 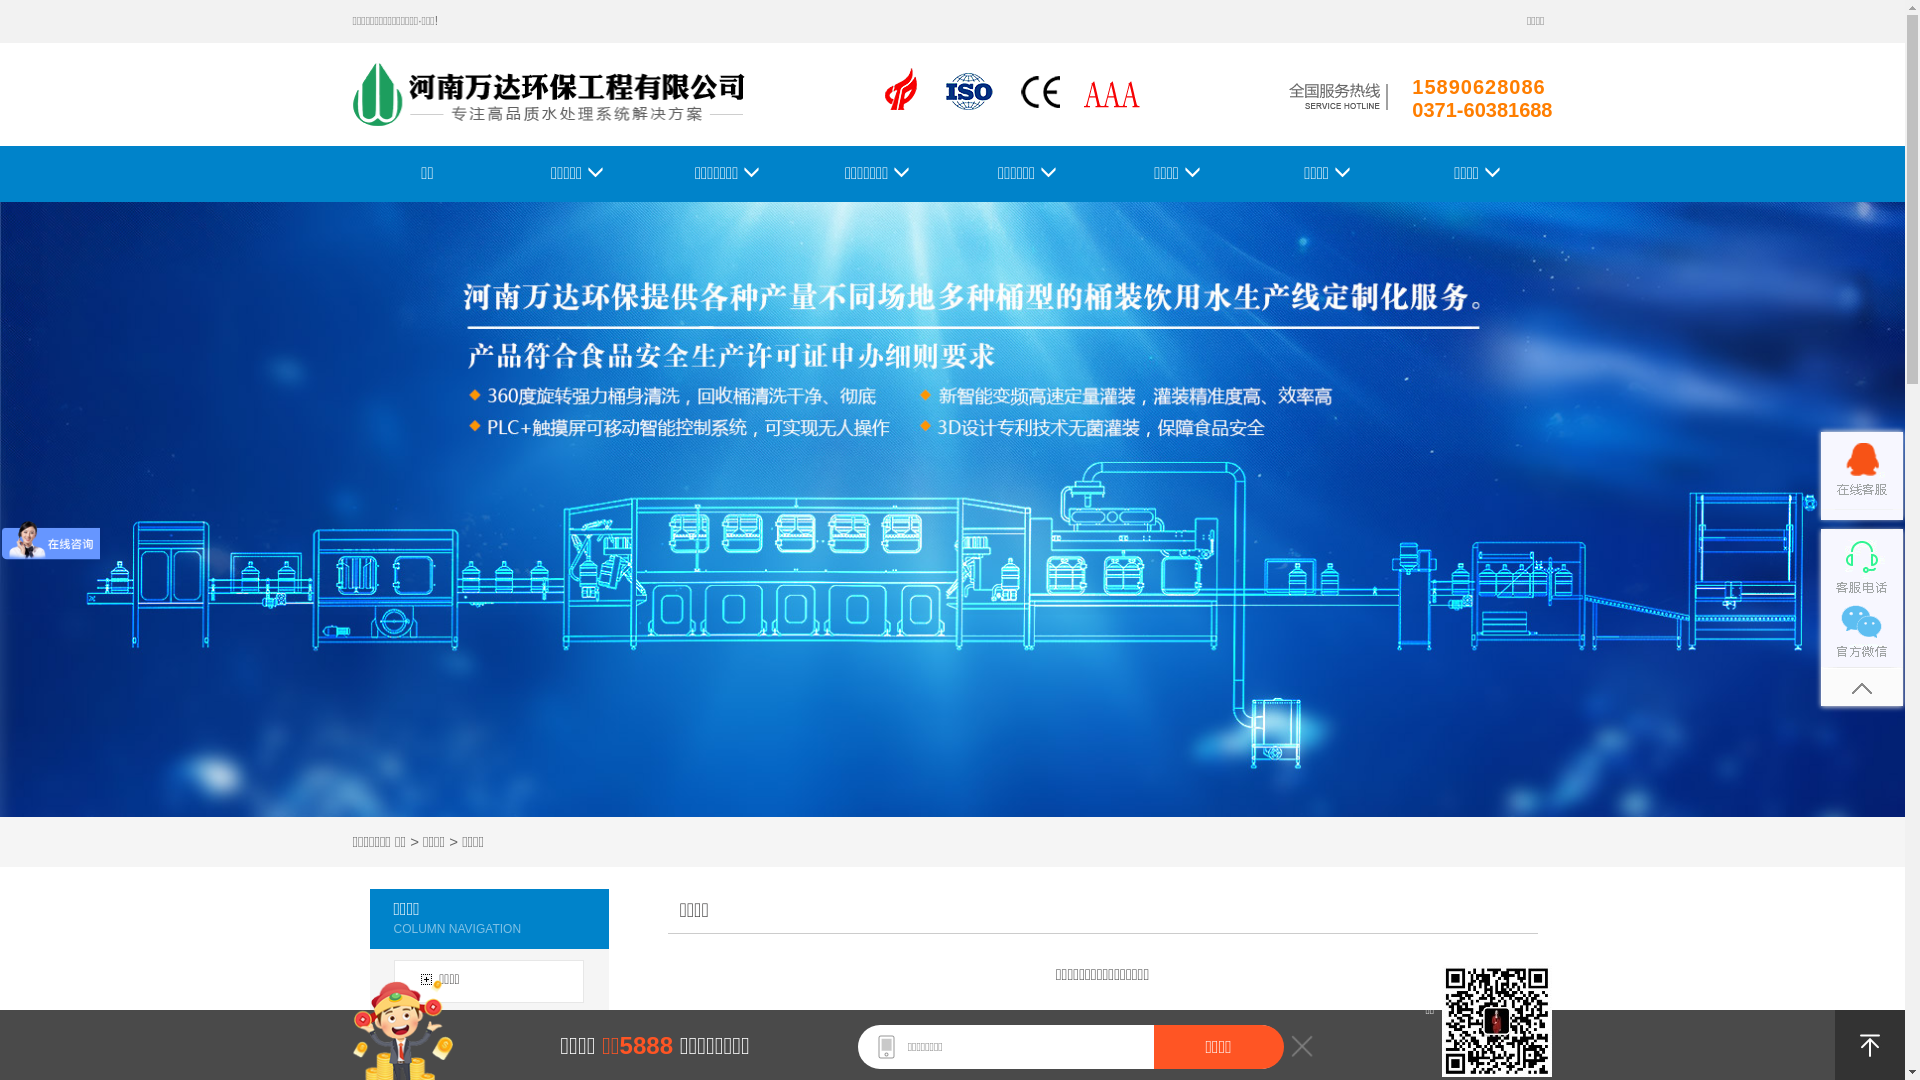 What do you see at coordinates (1410, 86) in the screenshot?
I see `'15890628086'` at bounding box center [1410, 86].